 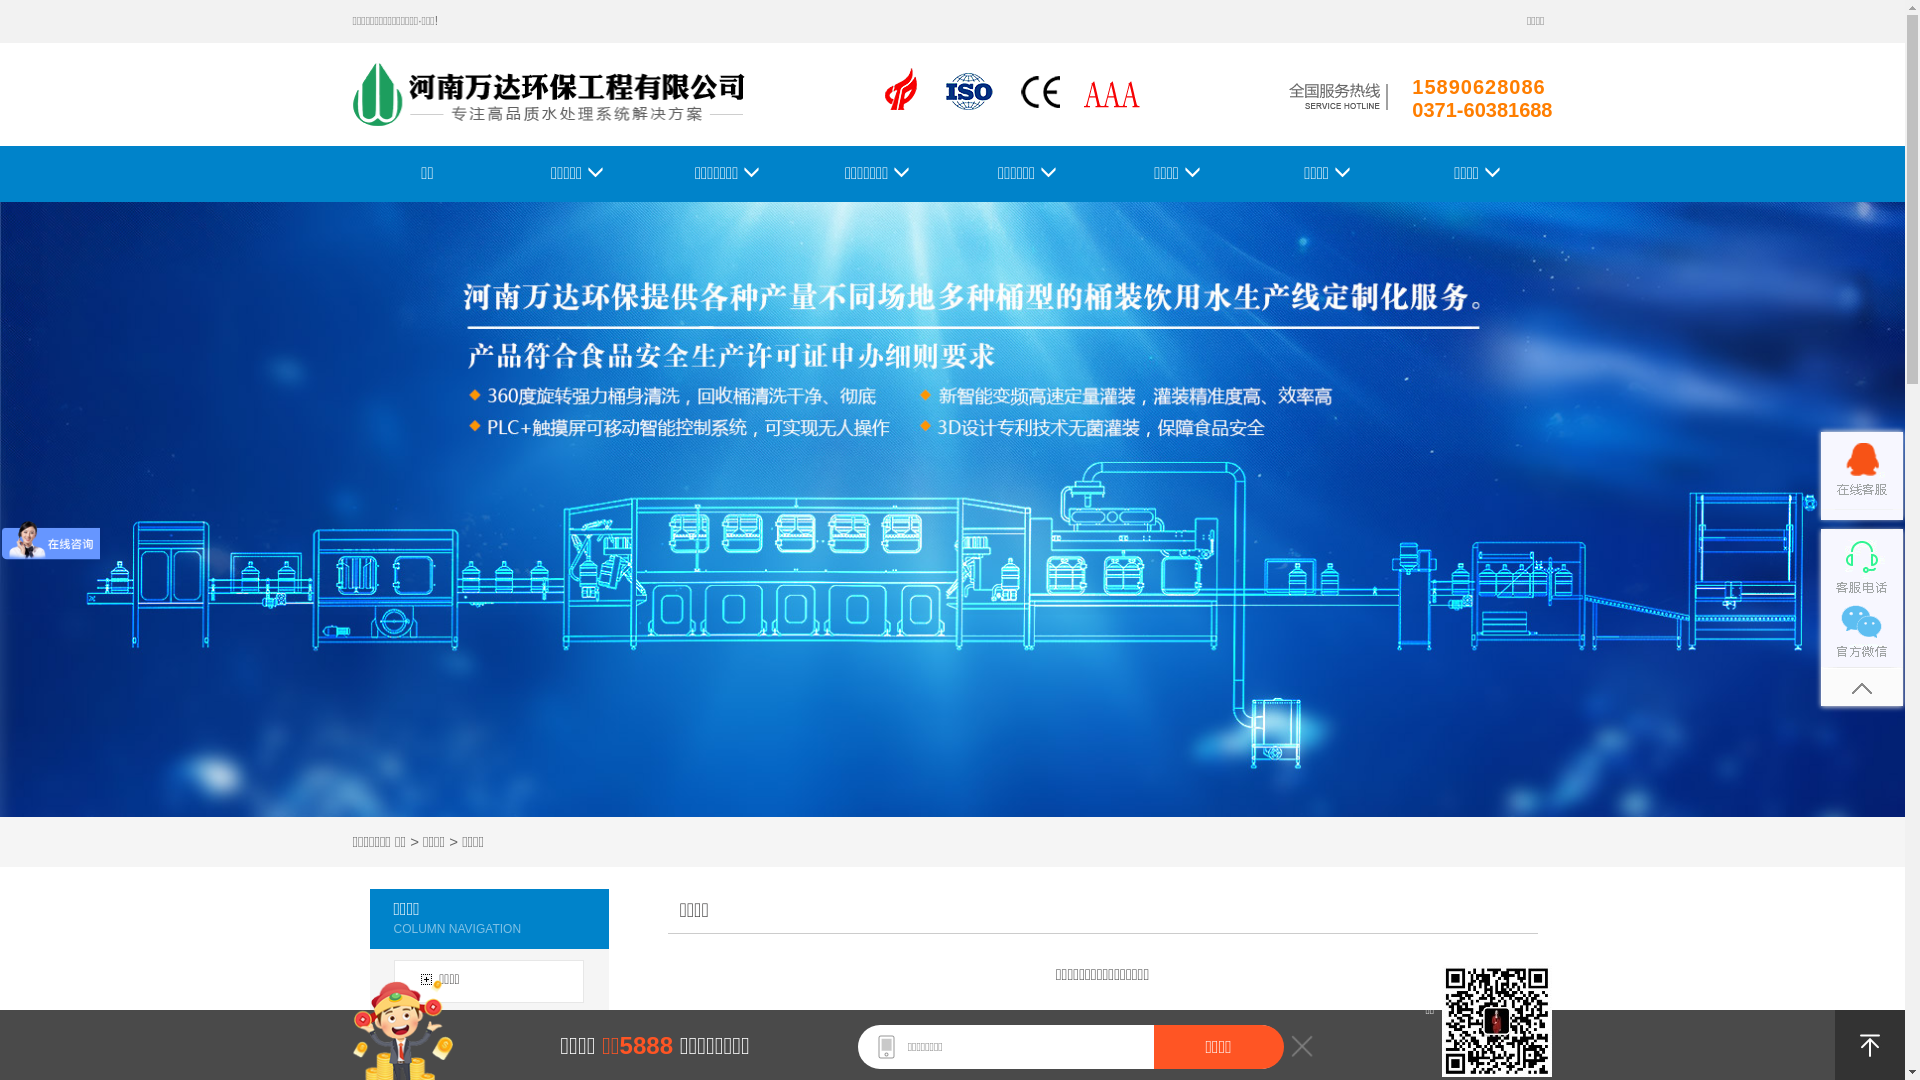 What do you see at coordinates (1410, 86) in the screenshot?
I see `'15890628086'` at bounding box center [1410, 86].